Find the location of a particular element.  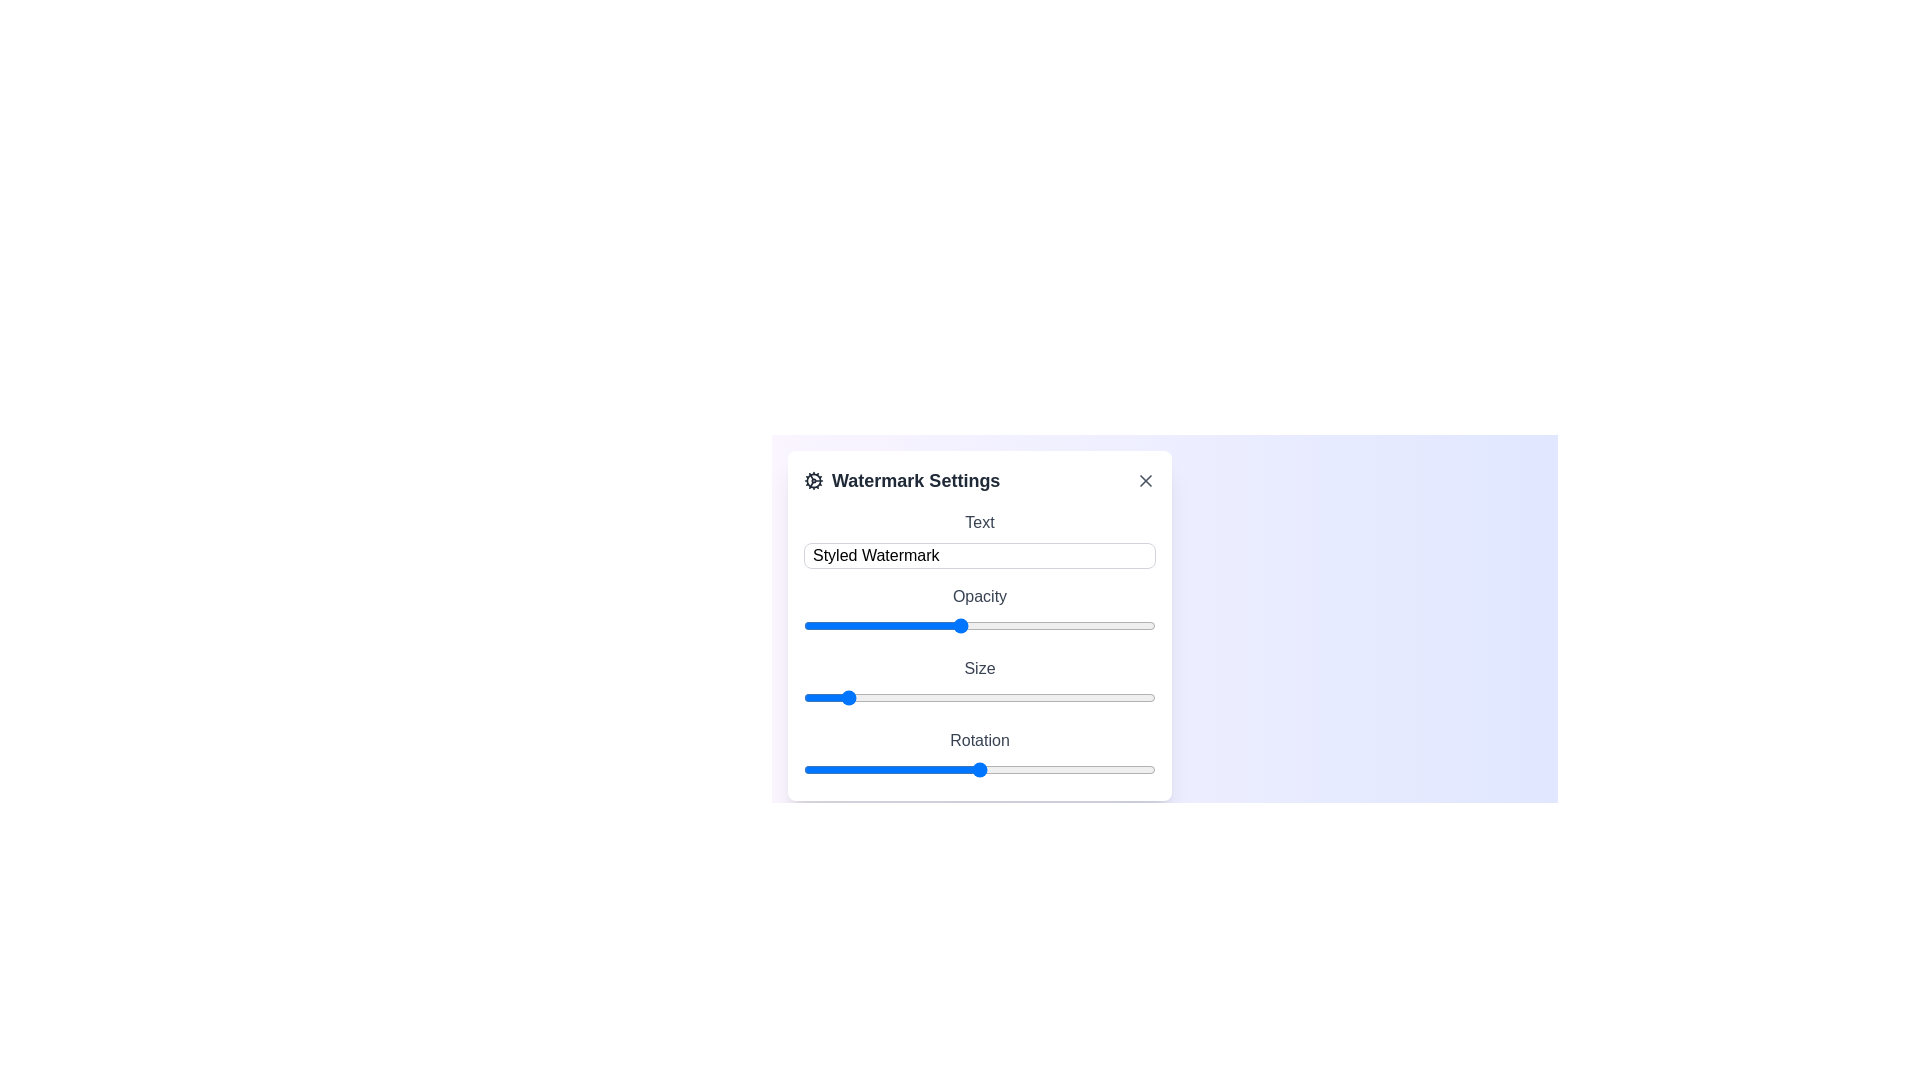

the 'Watermark Settings' header element, which includes an icon and descriptive text, positioned at the top of the settings panel is located at coordinates (901, 481).